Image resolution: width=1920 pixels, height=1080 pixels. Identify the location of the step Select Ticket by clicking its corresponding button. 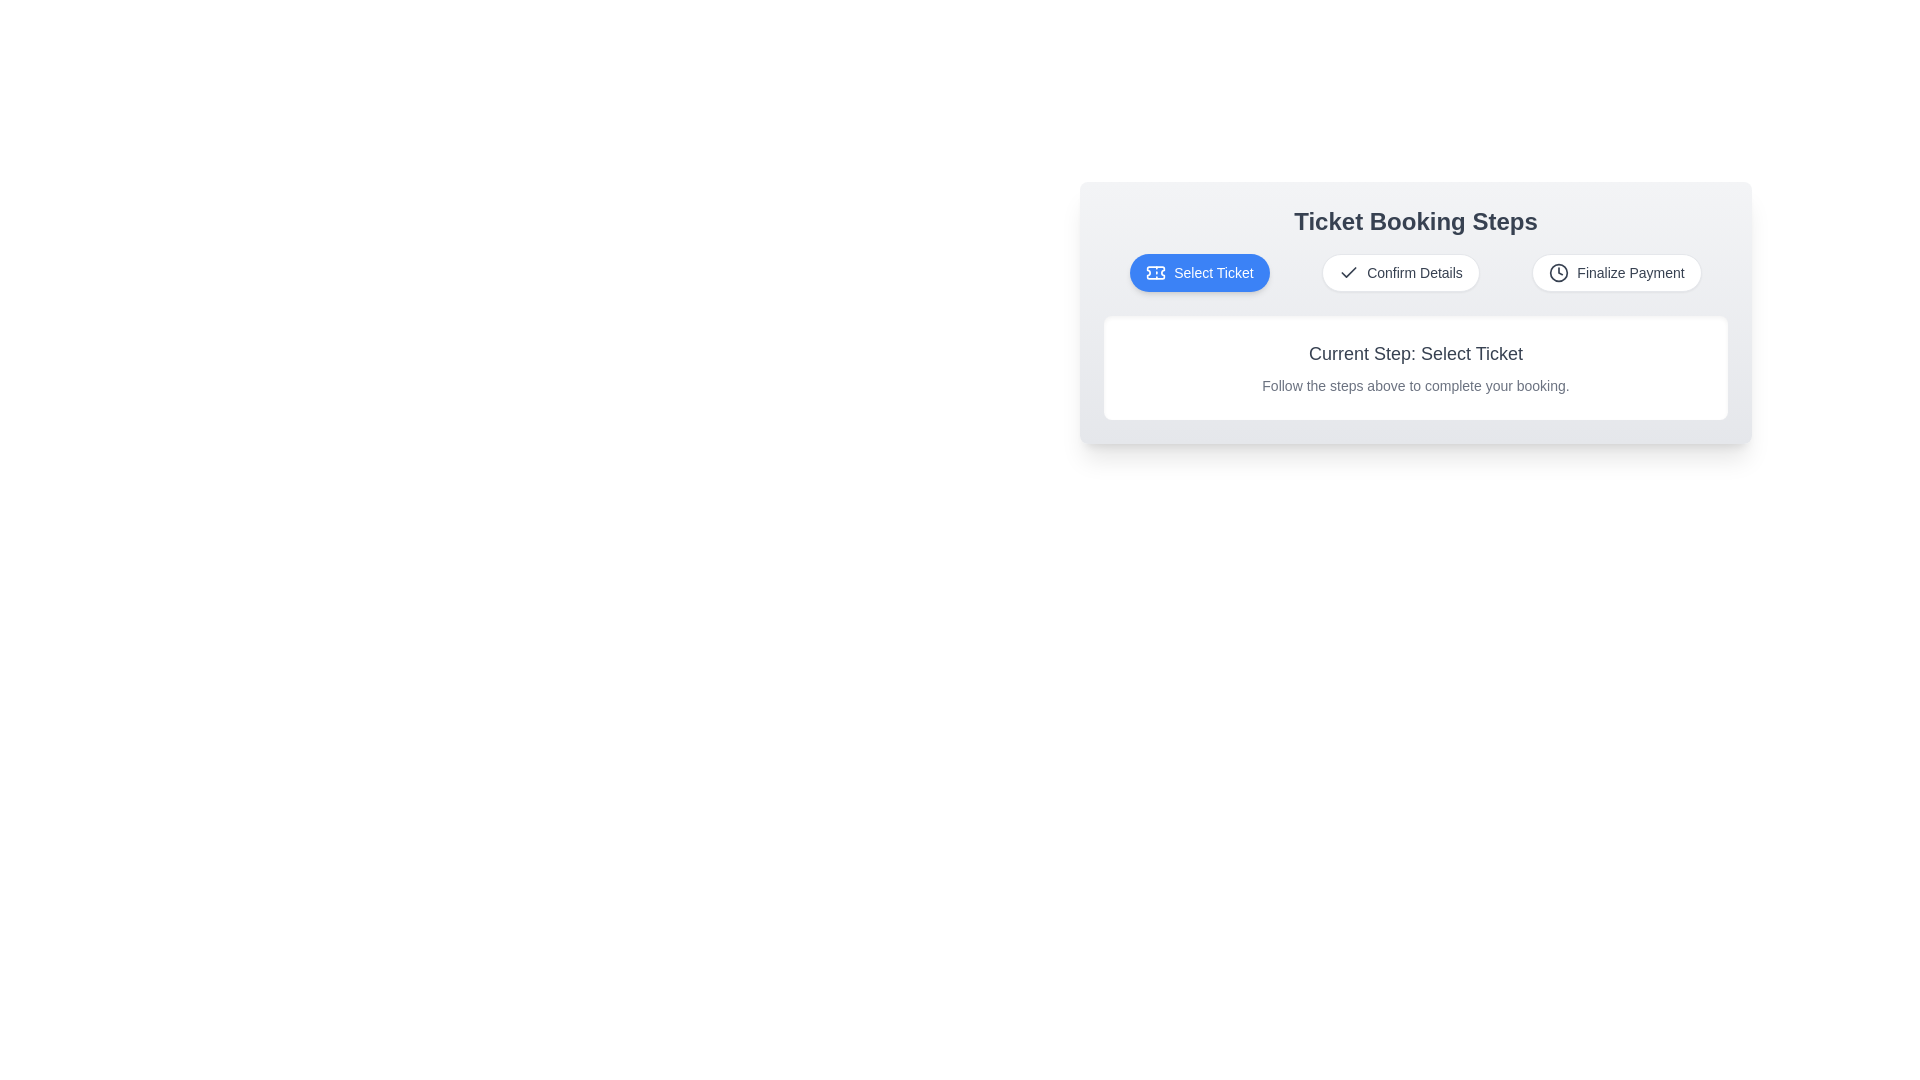
(1200, 273).